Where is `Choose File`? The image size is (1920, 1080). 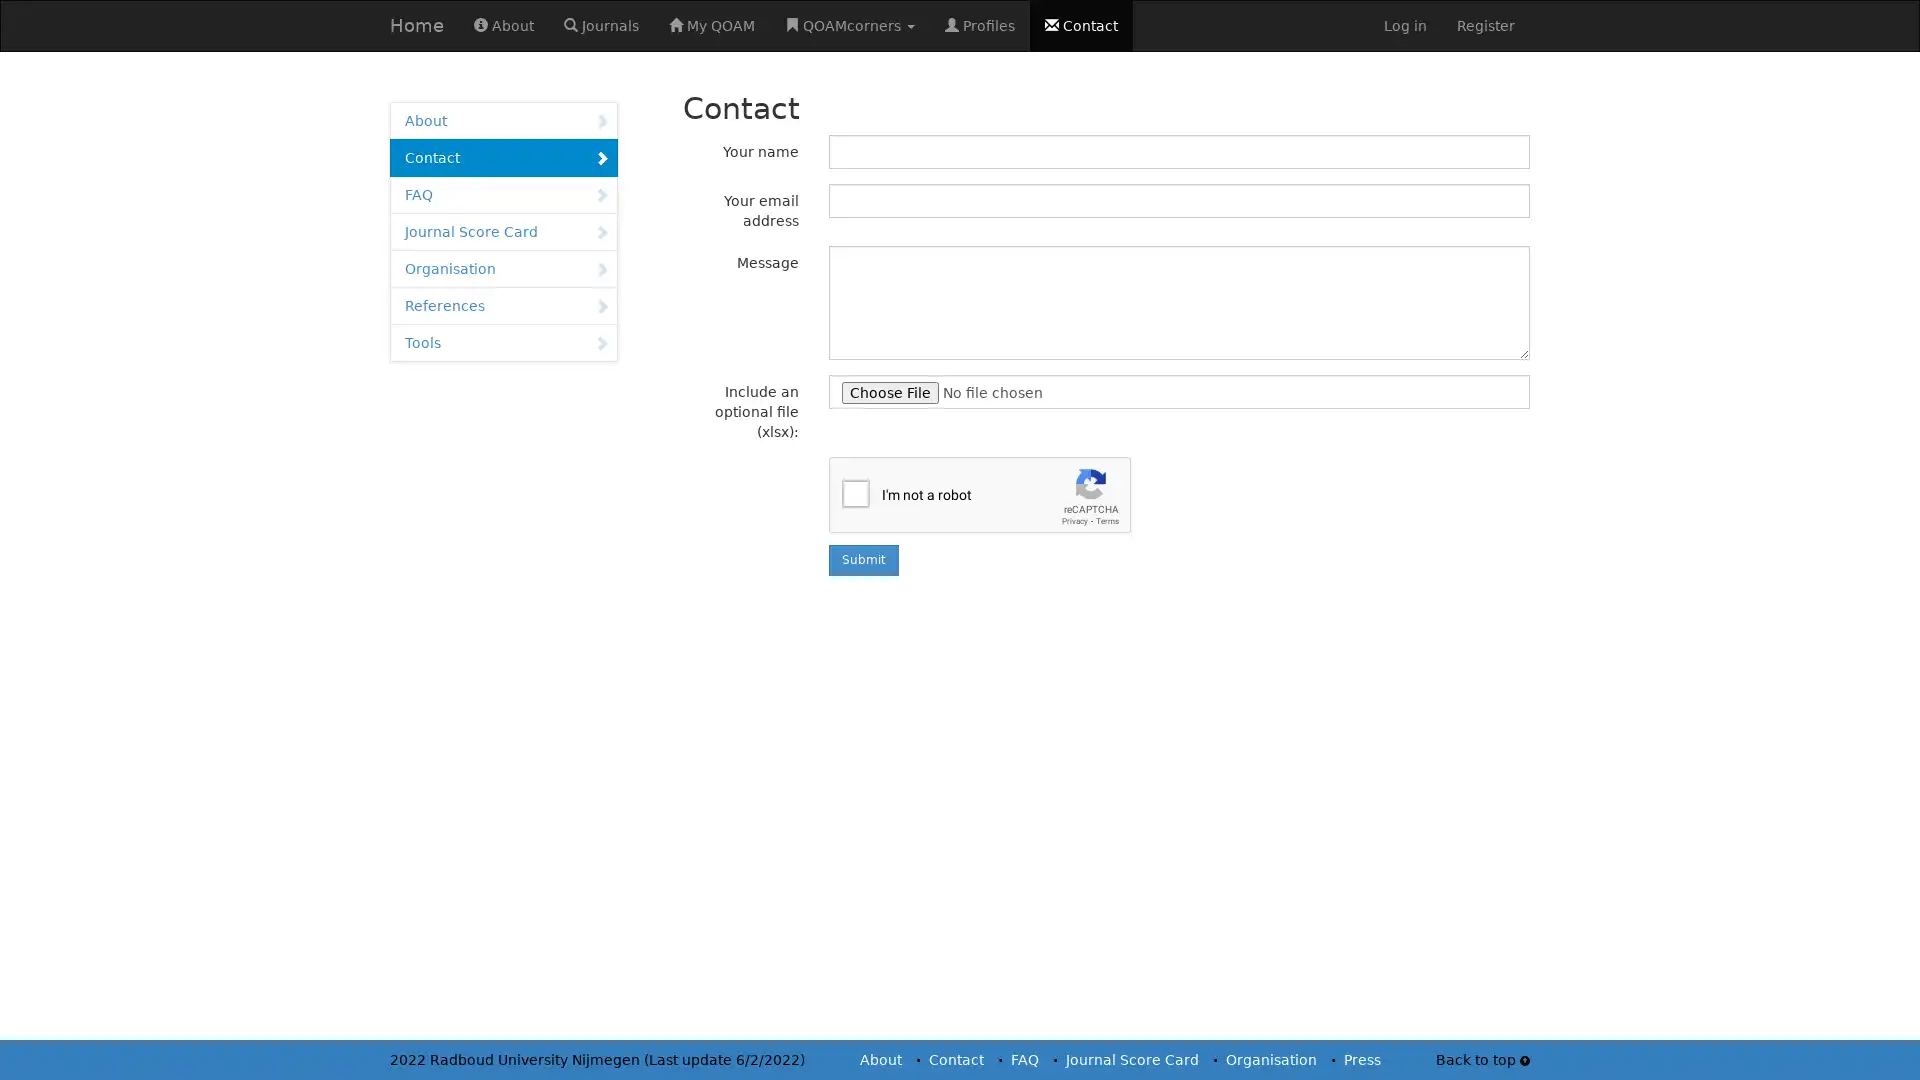
Choose File is located at coordinates (888, 393).